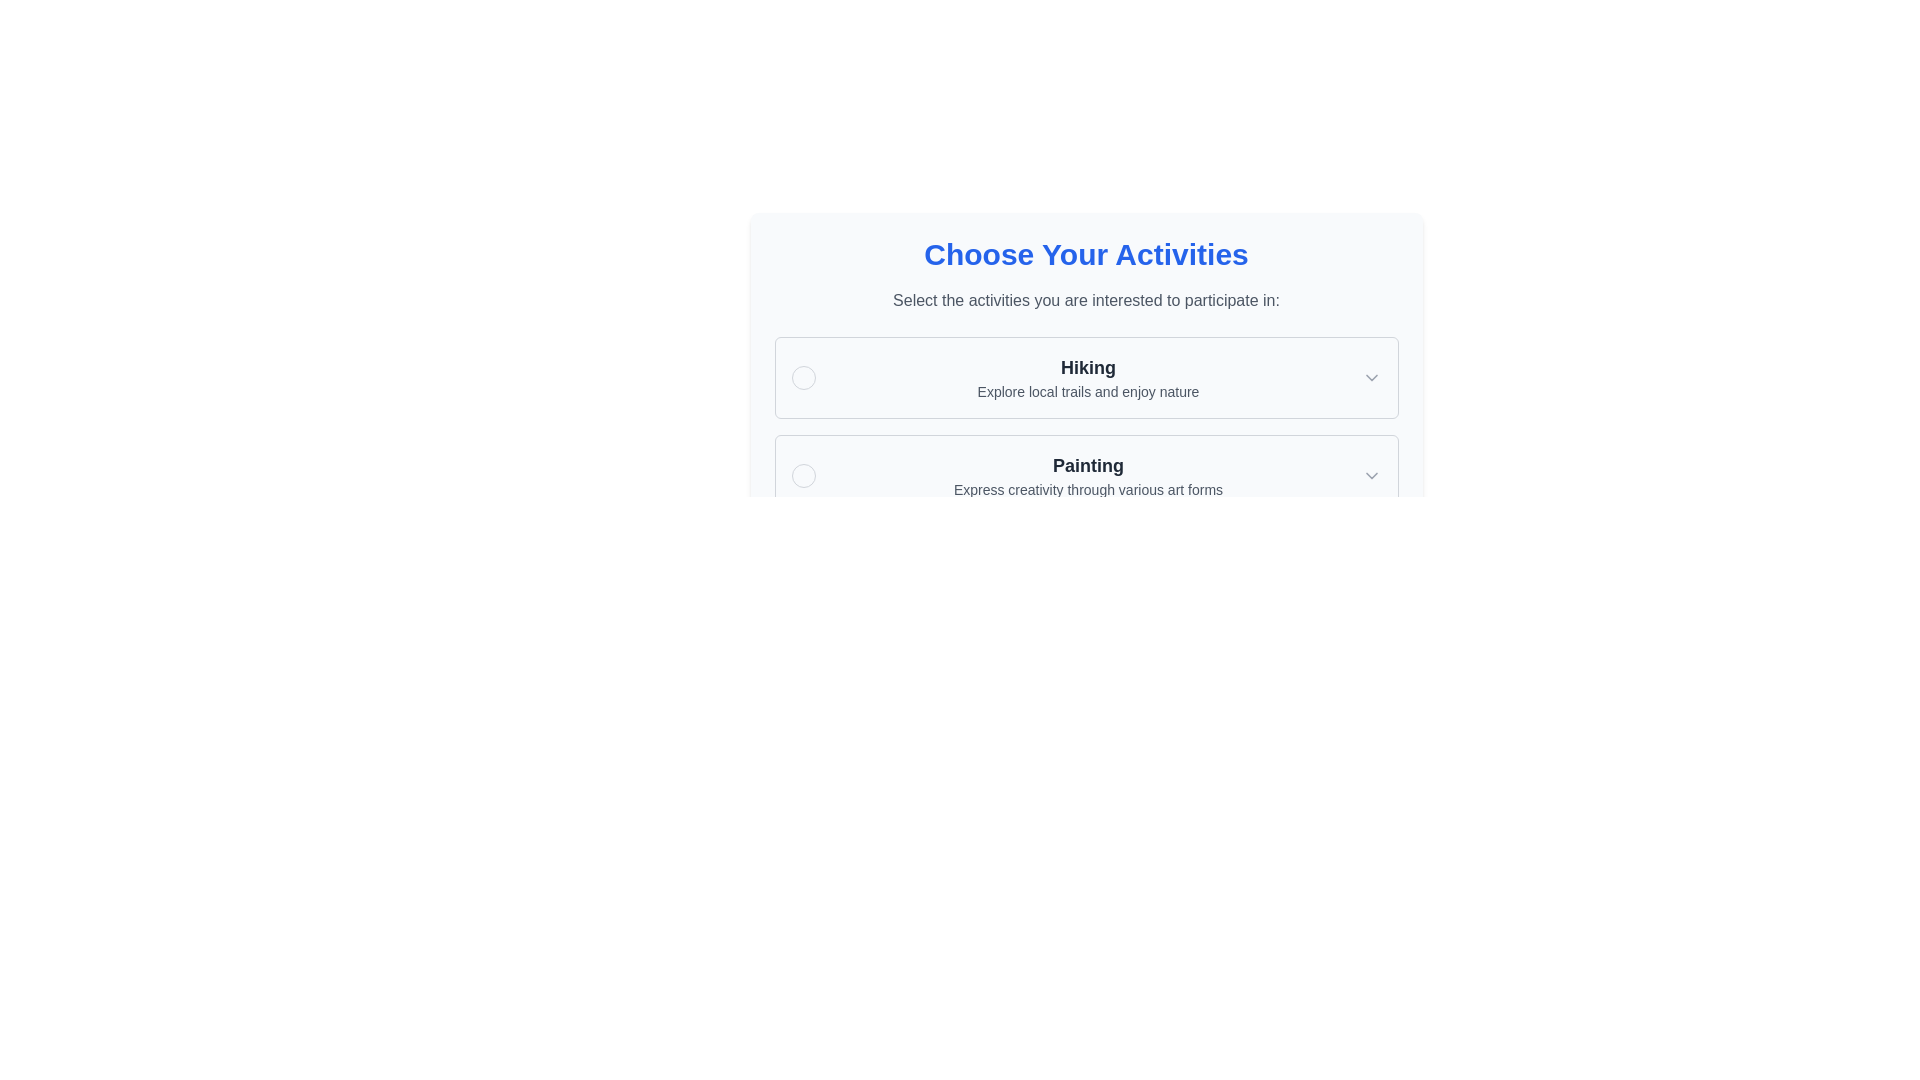 The width and height of the screenshot is (1920, 1080). Describe the element at coordinates (1370, 378) in the screenshot. I see `the chevron icon located at the far right of the 'Hiking' card` at that location.